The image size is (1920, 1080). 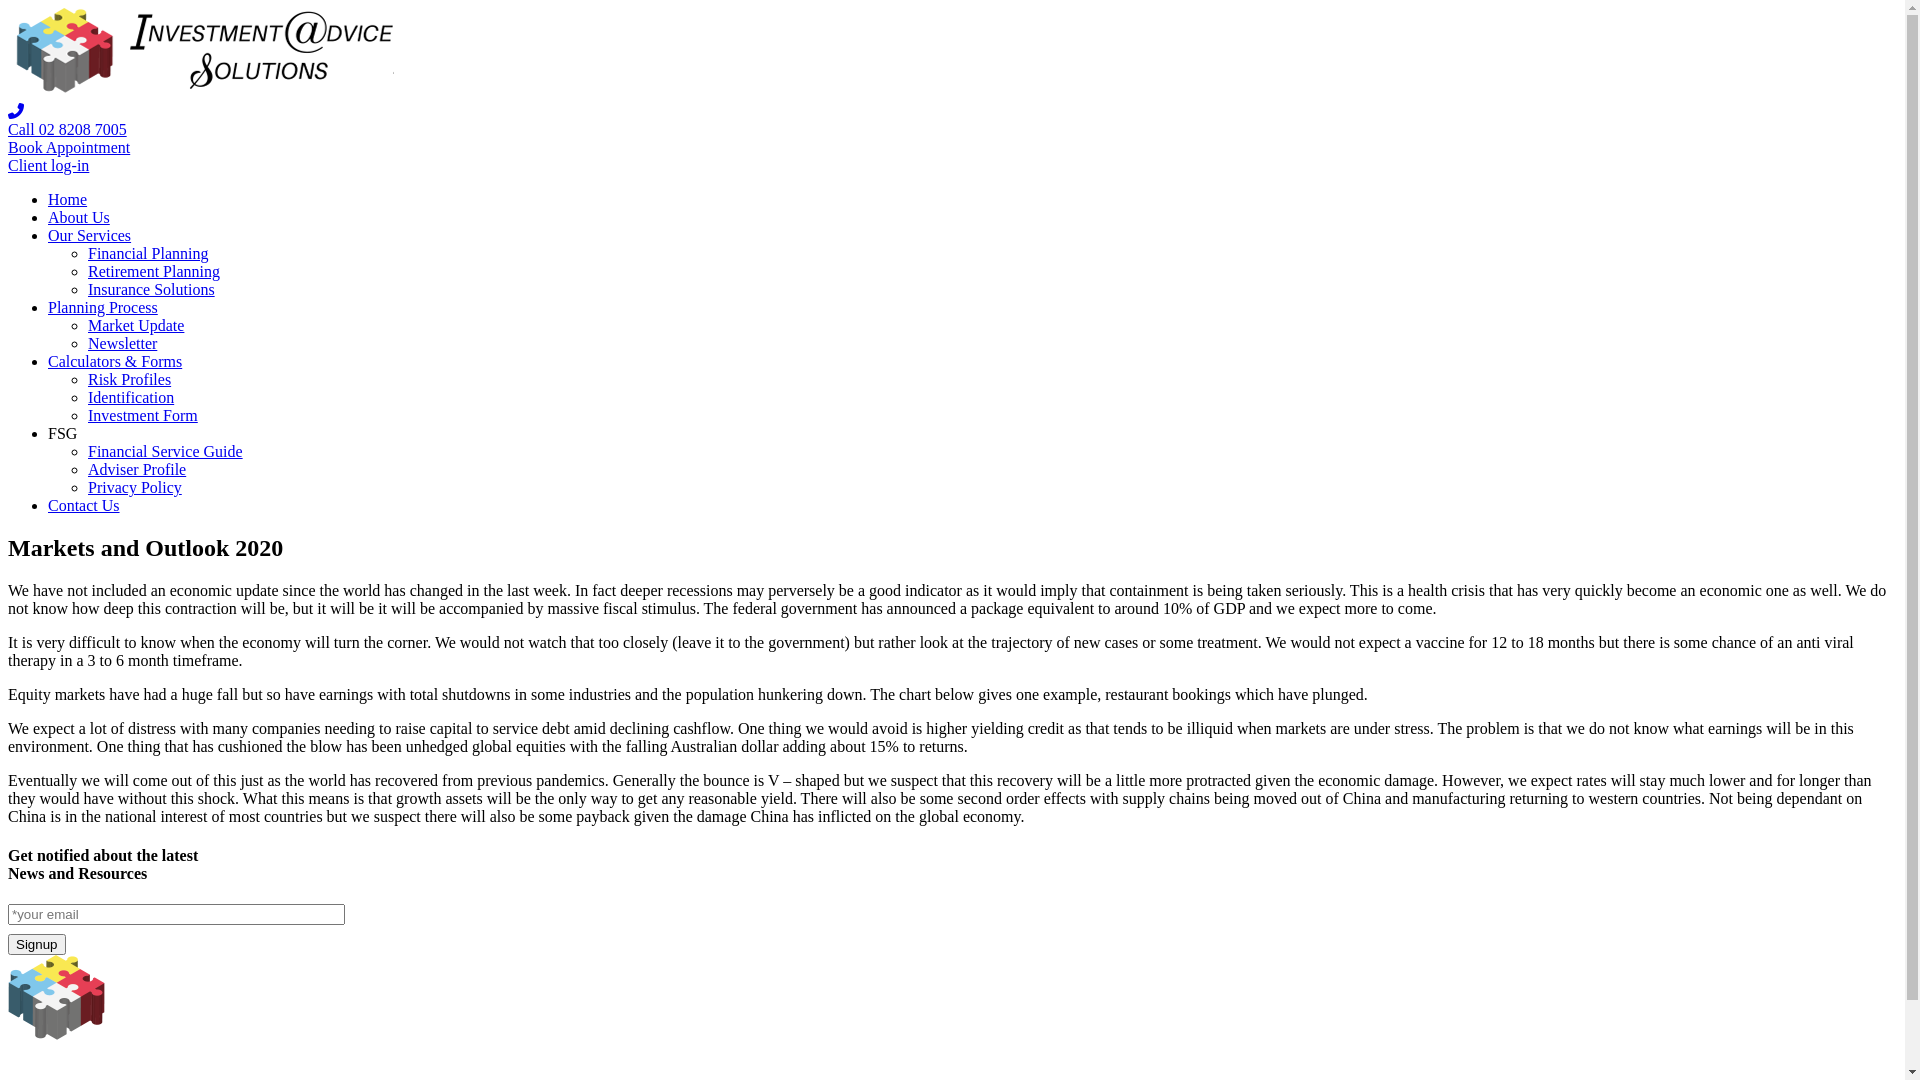 I want to click on 'Signup', so click(x=37, y=944).